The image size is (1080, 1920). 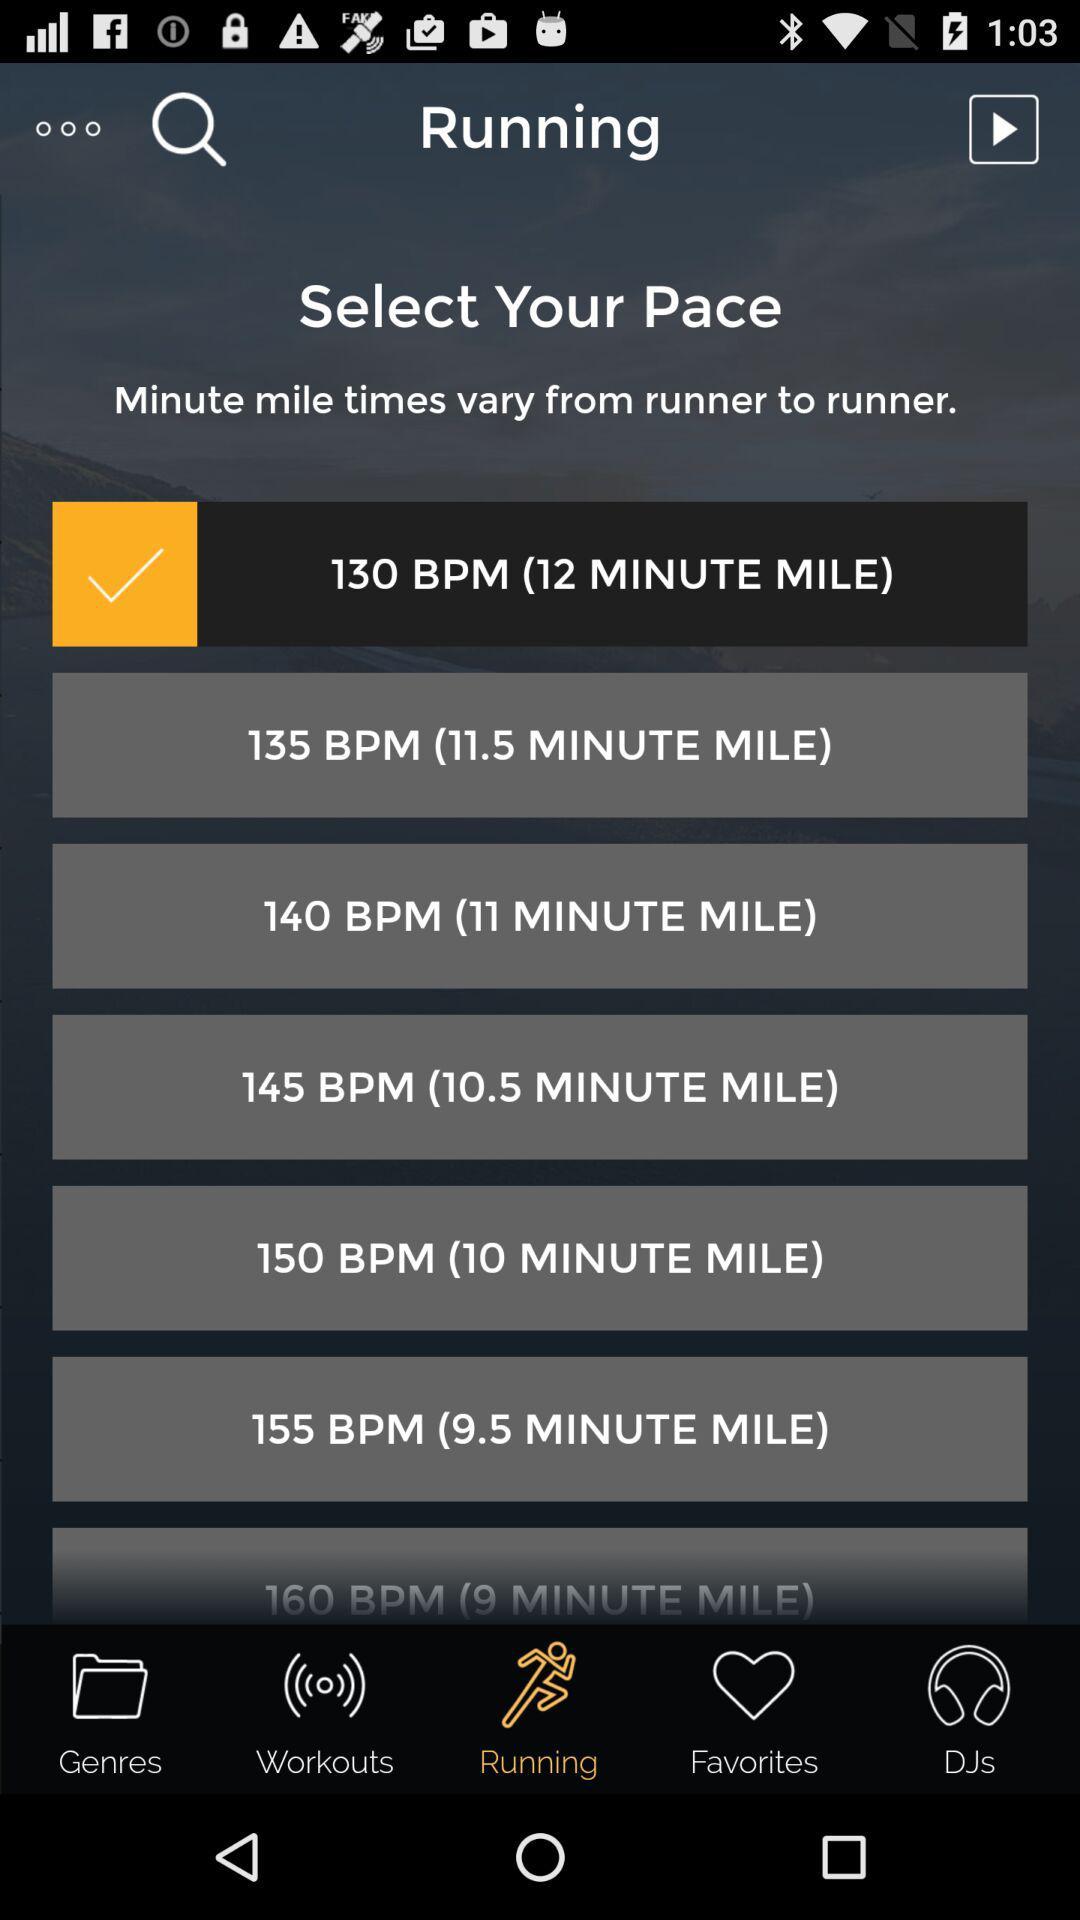 I want to click on the play icon, so click(x=1009, y=136).